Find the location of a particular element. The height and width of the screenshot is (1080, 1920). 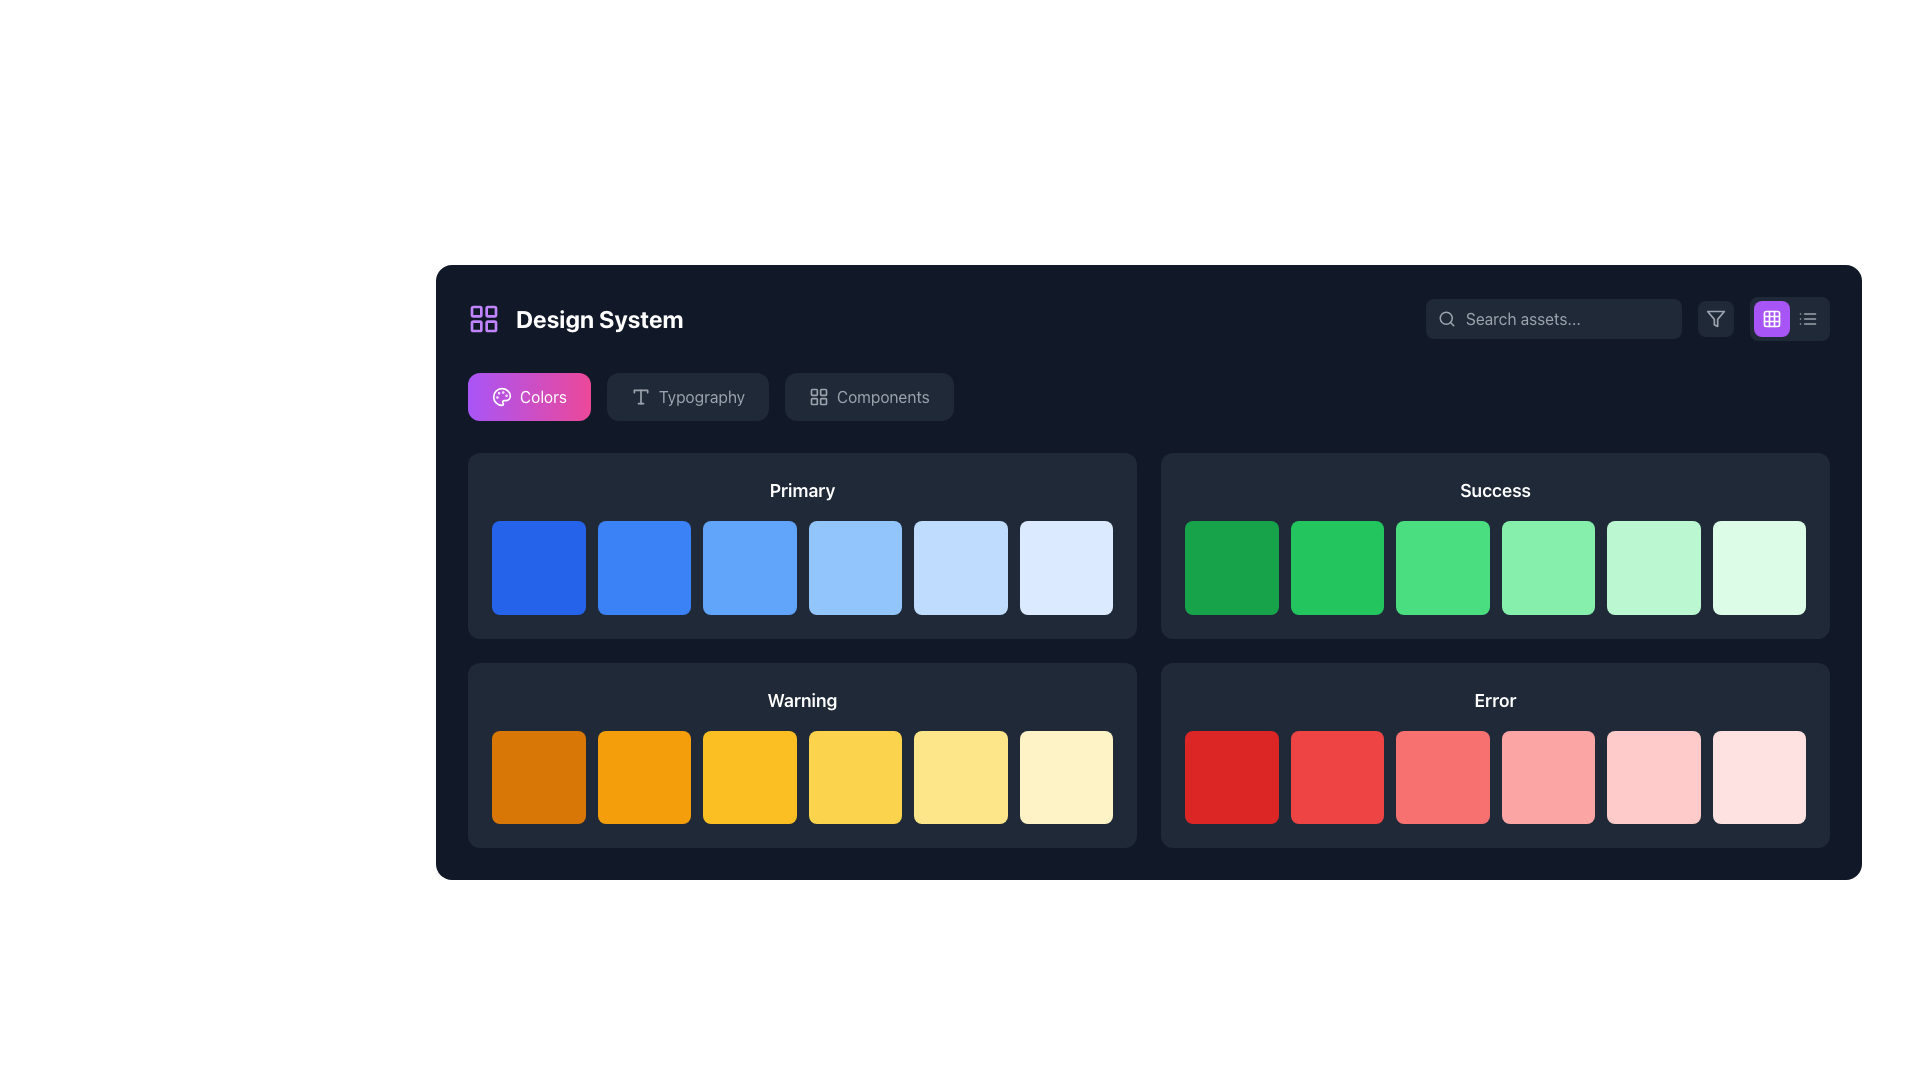

the top-left square of the grid icon, which visually represents the grid view feature in the navigation area is located at coordinates (1771, 318).